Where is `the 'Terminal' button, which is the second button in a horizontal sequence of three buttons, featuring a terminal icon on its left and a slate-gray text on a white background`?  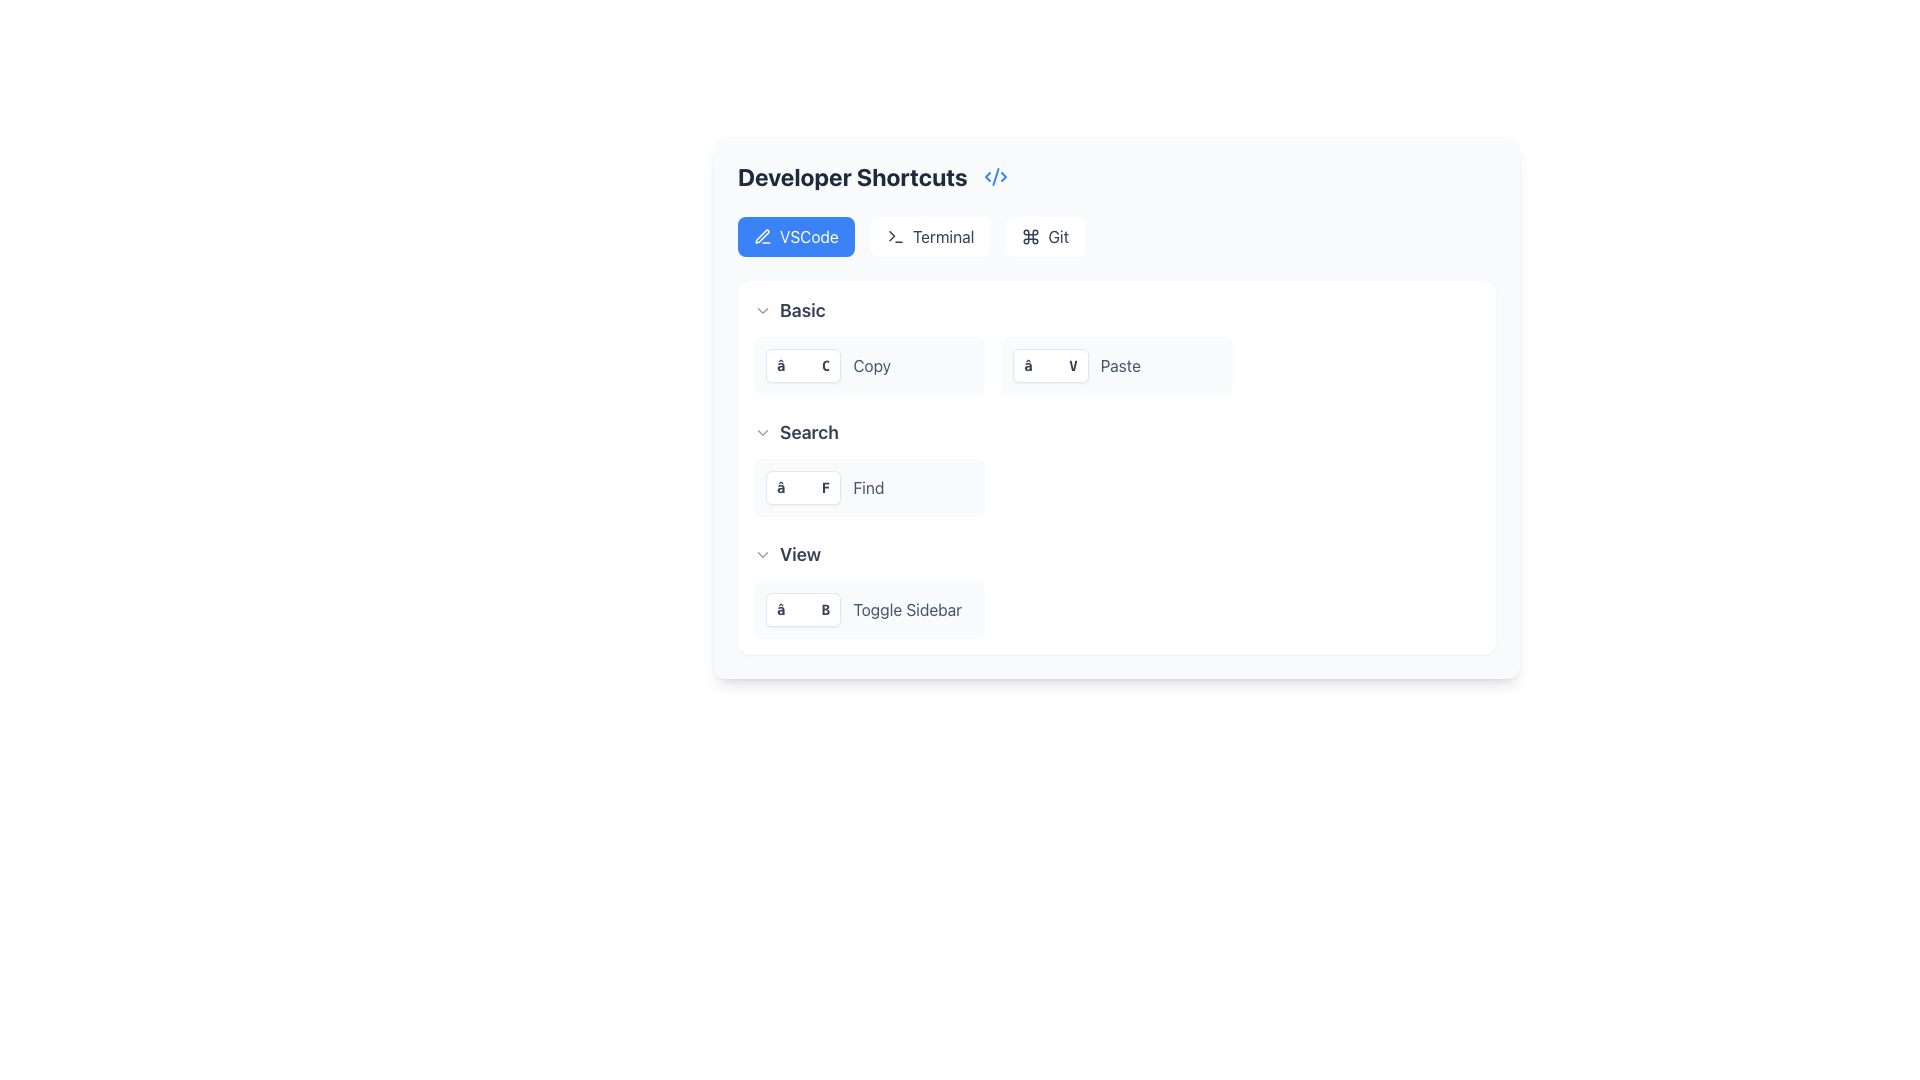
the 'Terminal' button, which is the second button in a horizontal sequence of three buttons, featuring a terminal icon on its left and a slate-gray text on a white background is located at coordinates (929, 235).